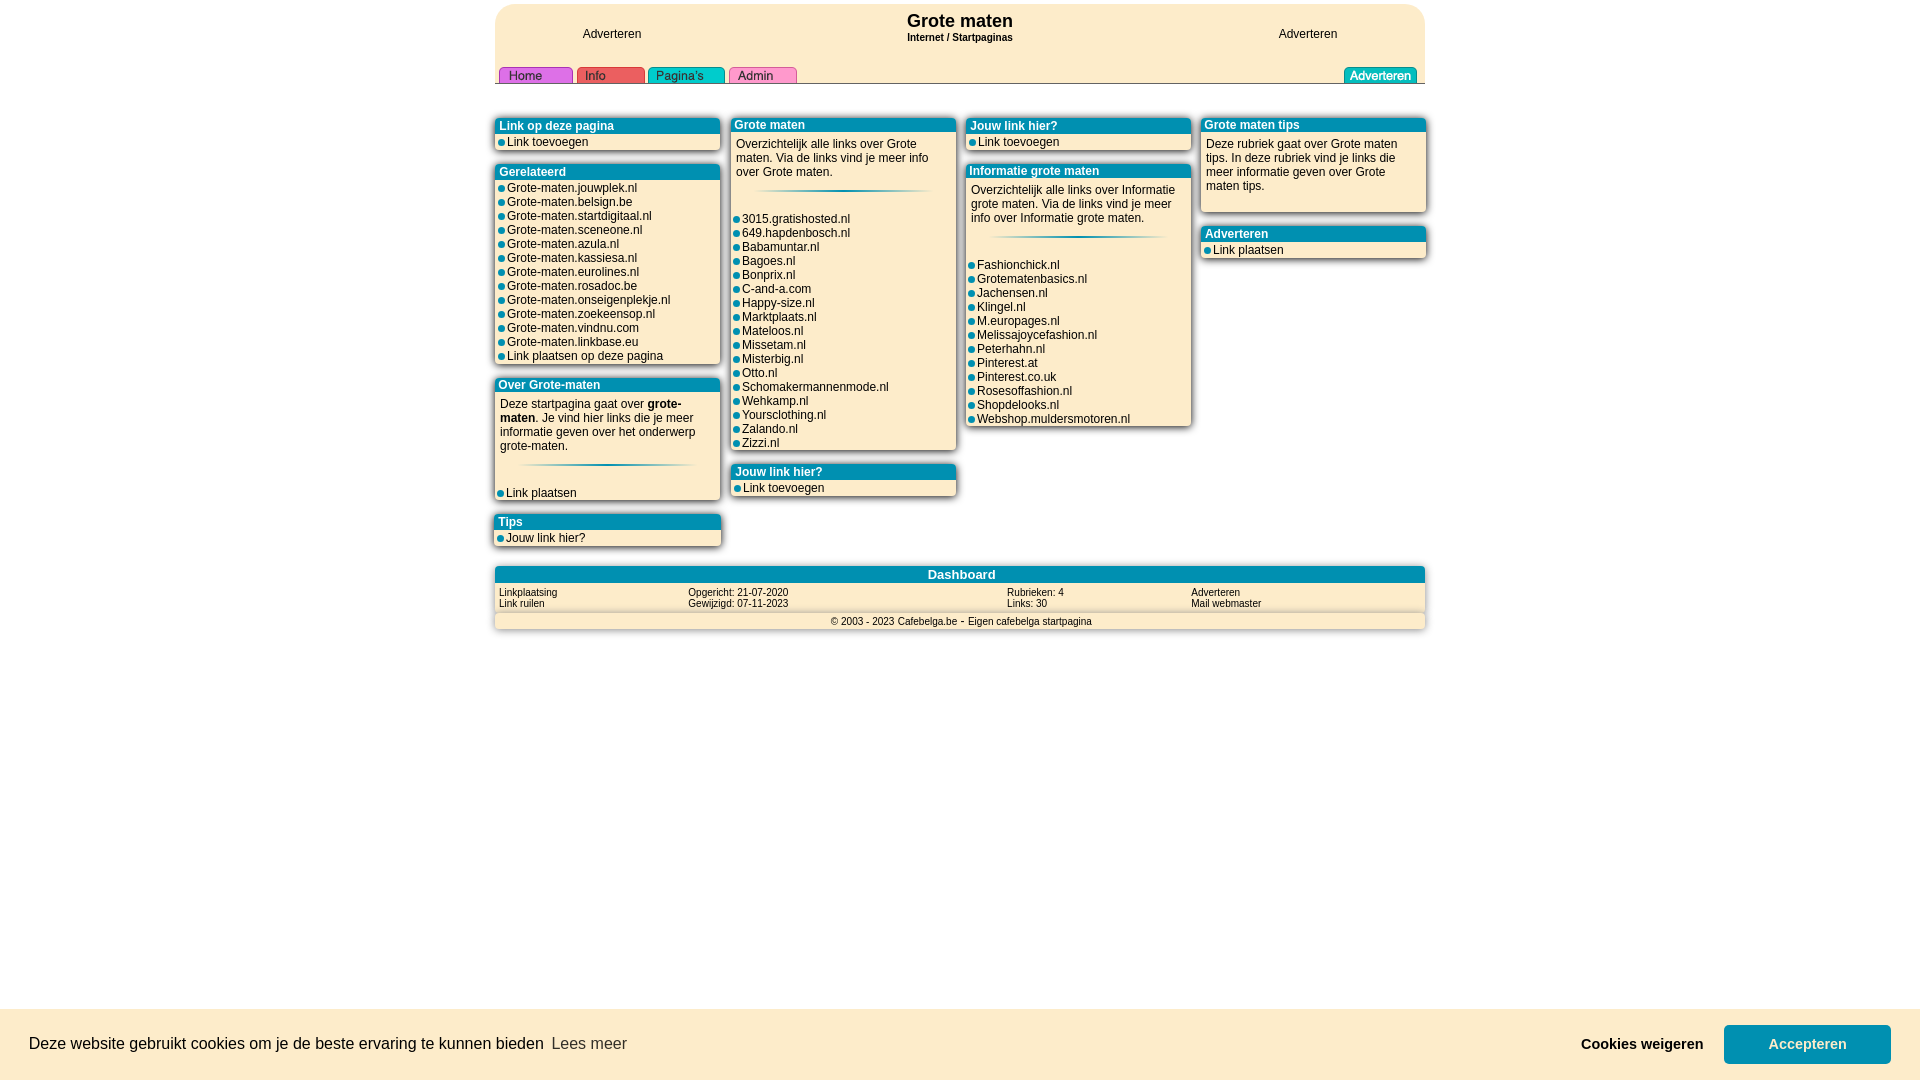  I want to click on 'Eigen cafebelga startpagina', so click(1030, 620).